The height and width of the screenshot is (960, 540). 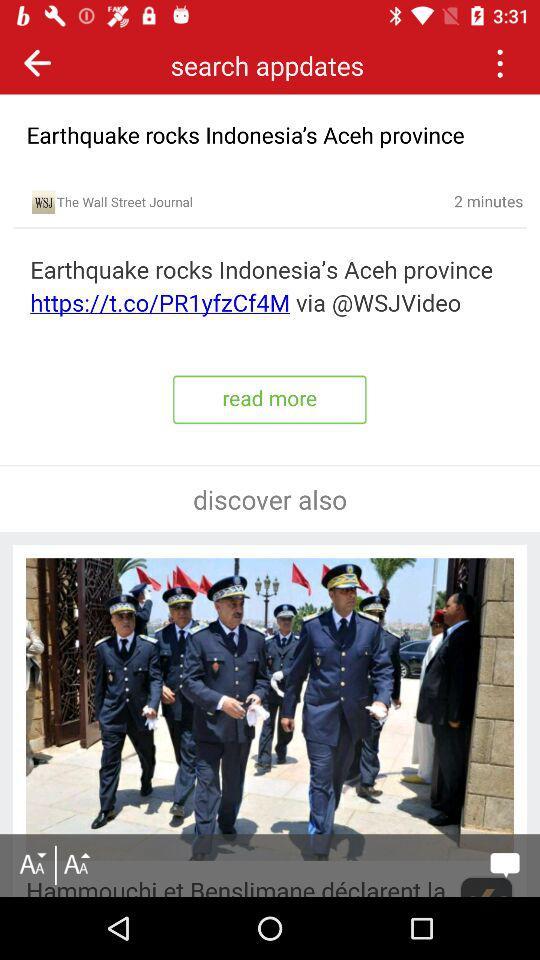 I want to click on option, so click(x=498, y=62).